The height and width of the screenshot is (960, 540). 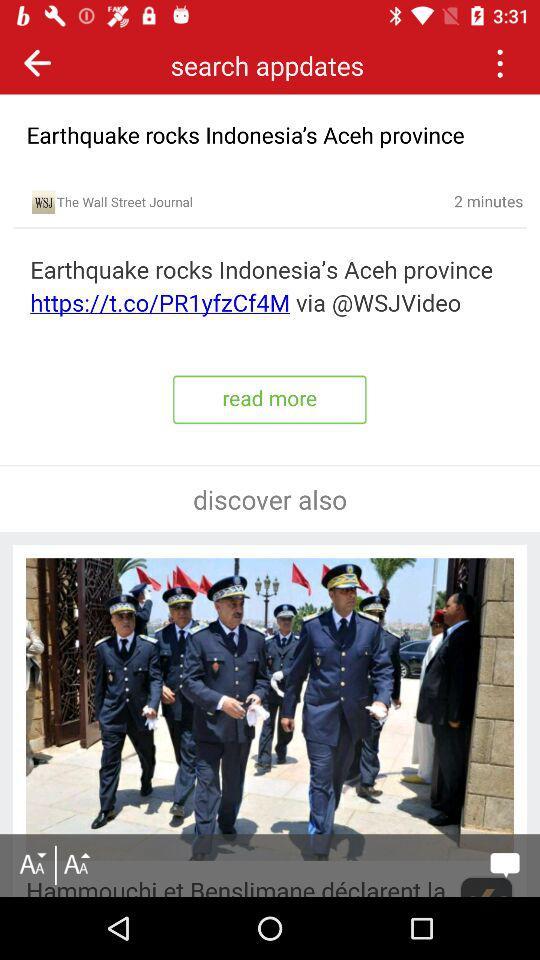 I want to click on option, so click(x=498, y=62).